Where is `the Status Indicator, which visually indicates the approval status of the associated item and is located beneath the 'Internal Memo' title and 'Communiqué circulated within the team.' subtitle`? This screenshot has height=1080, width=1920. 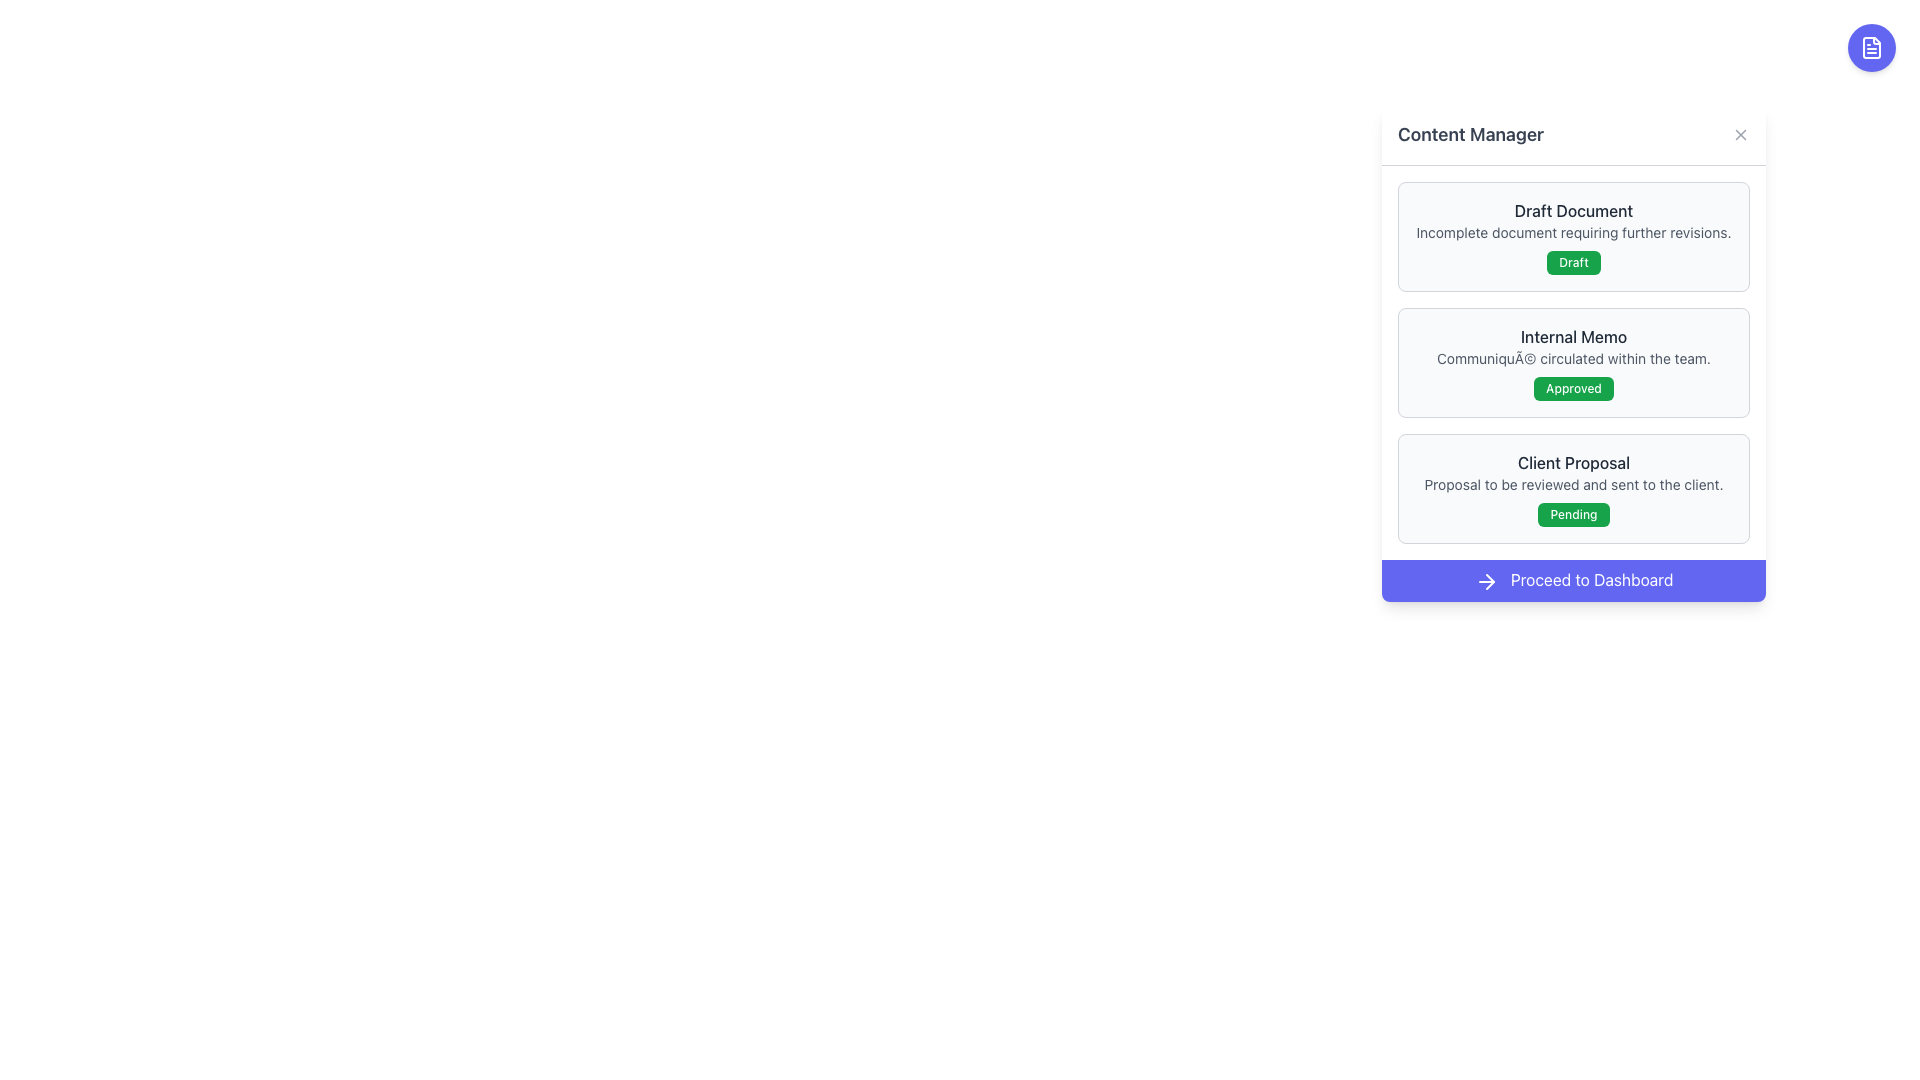 the Status Indicator, which visually indicates the approval status of the associated item and is located beneath the 'Internal Memo' title and 'Communiqué circulated within the team.' subtitle is located at coordinates (1573, 389).